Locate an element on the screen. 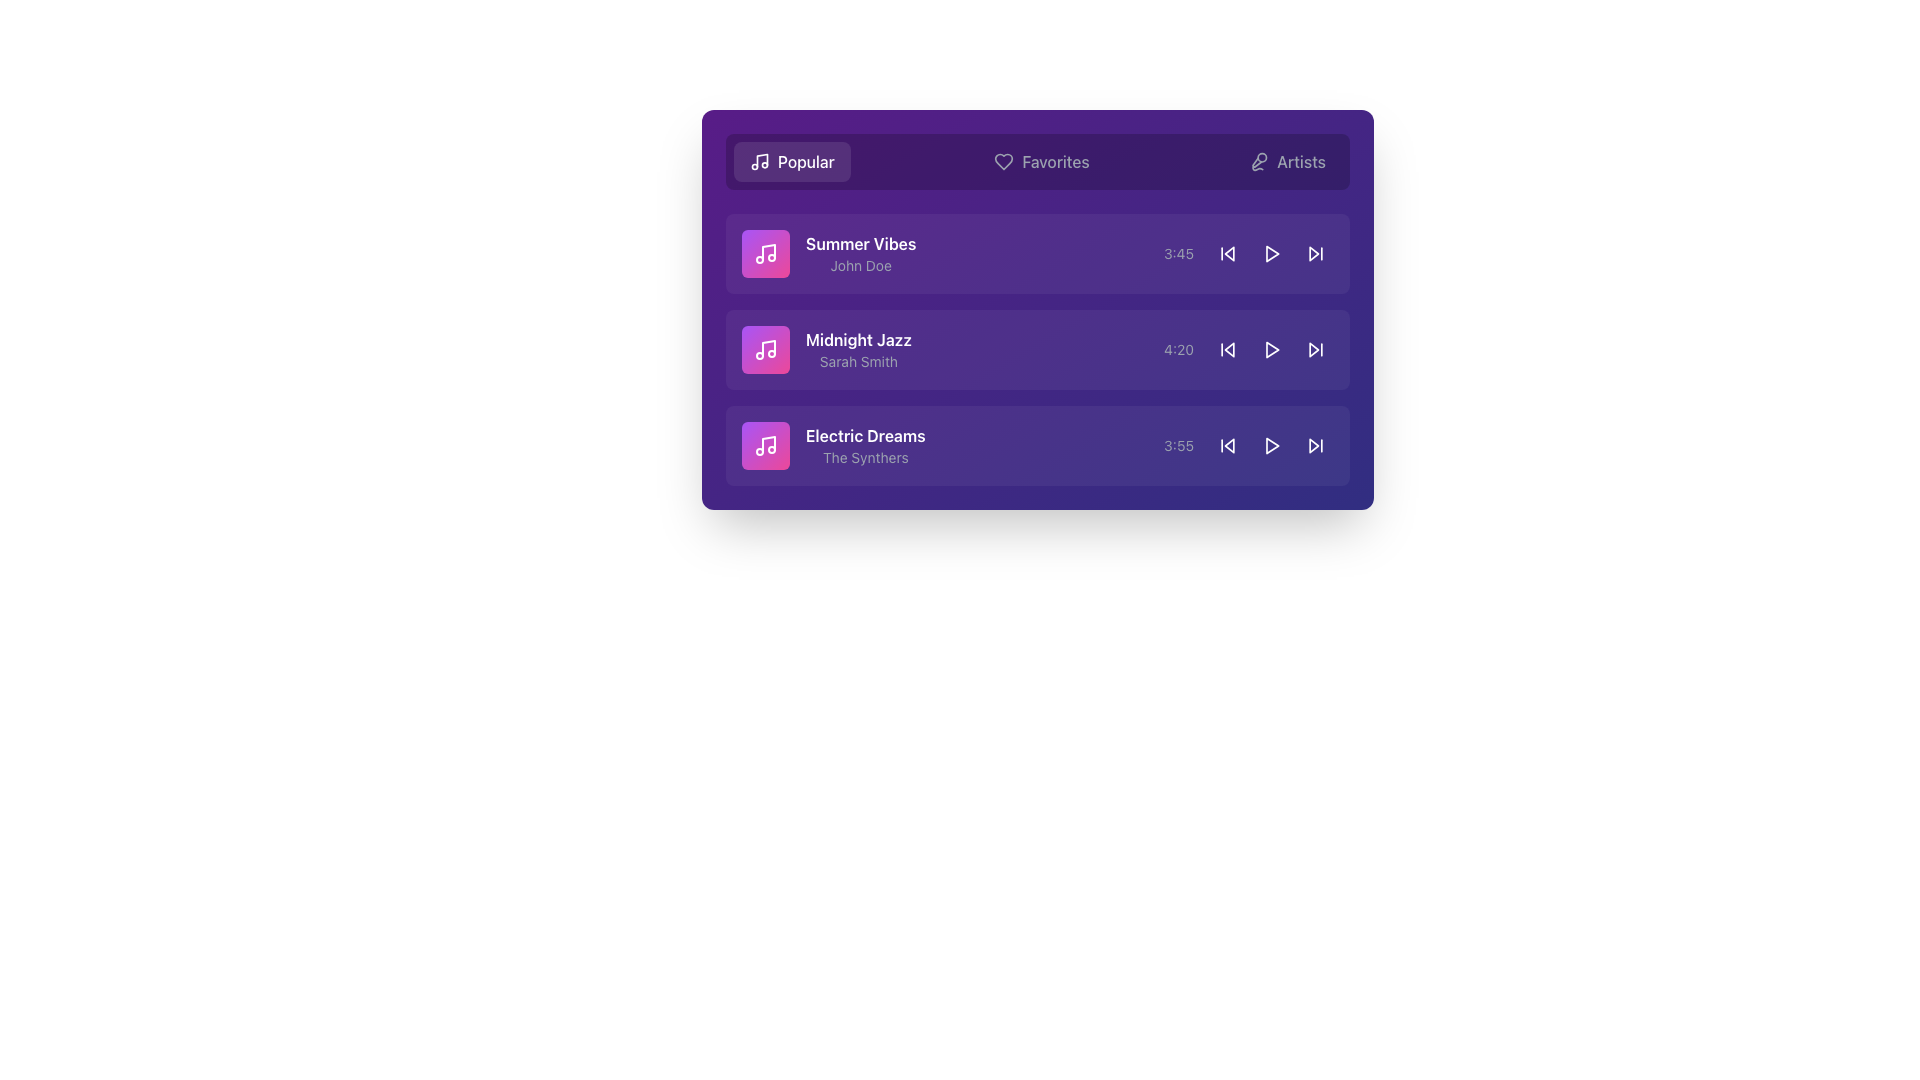  the play button styled with a triangular 'Play' sign in white on a purple background associated with the 'Electric Dreams' song is located at coordinates (1271, 445).